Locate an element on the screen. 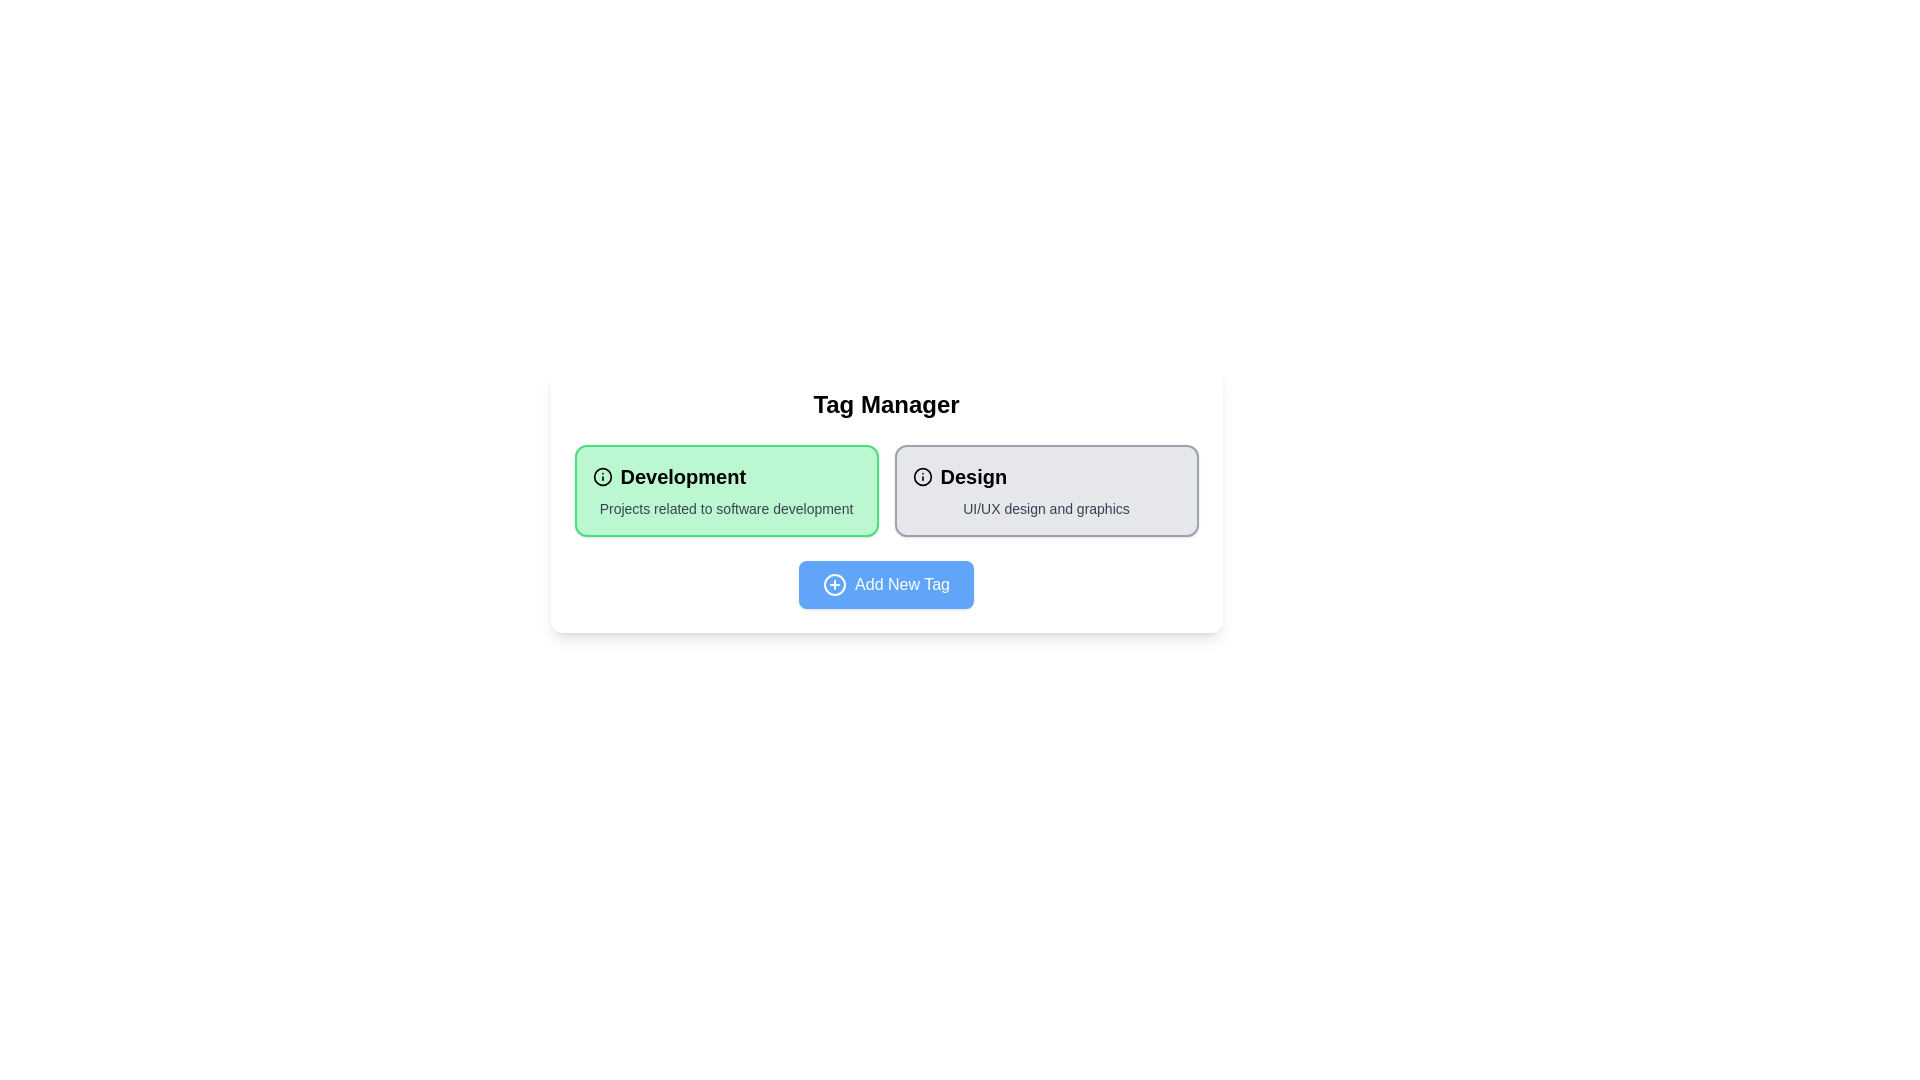 The height and width of the screenshot is (1080, 1920). the information icon styled with a circular border and an 'i' symbol, located to the left of the text 'Development' within the green-highlighted box is located at coordinates (601, 477).